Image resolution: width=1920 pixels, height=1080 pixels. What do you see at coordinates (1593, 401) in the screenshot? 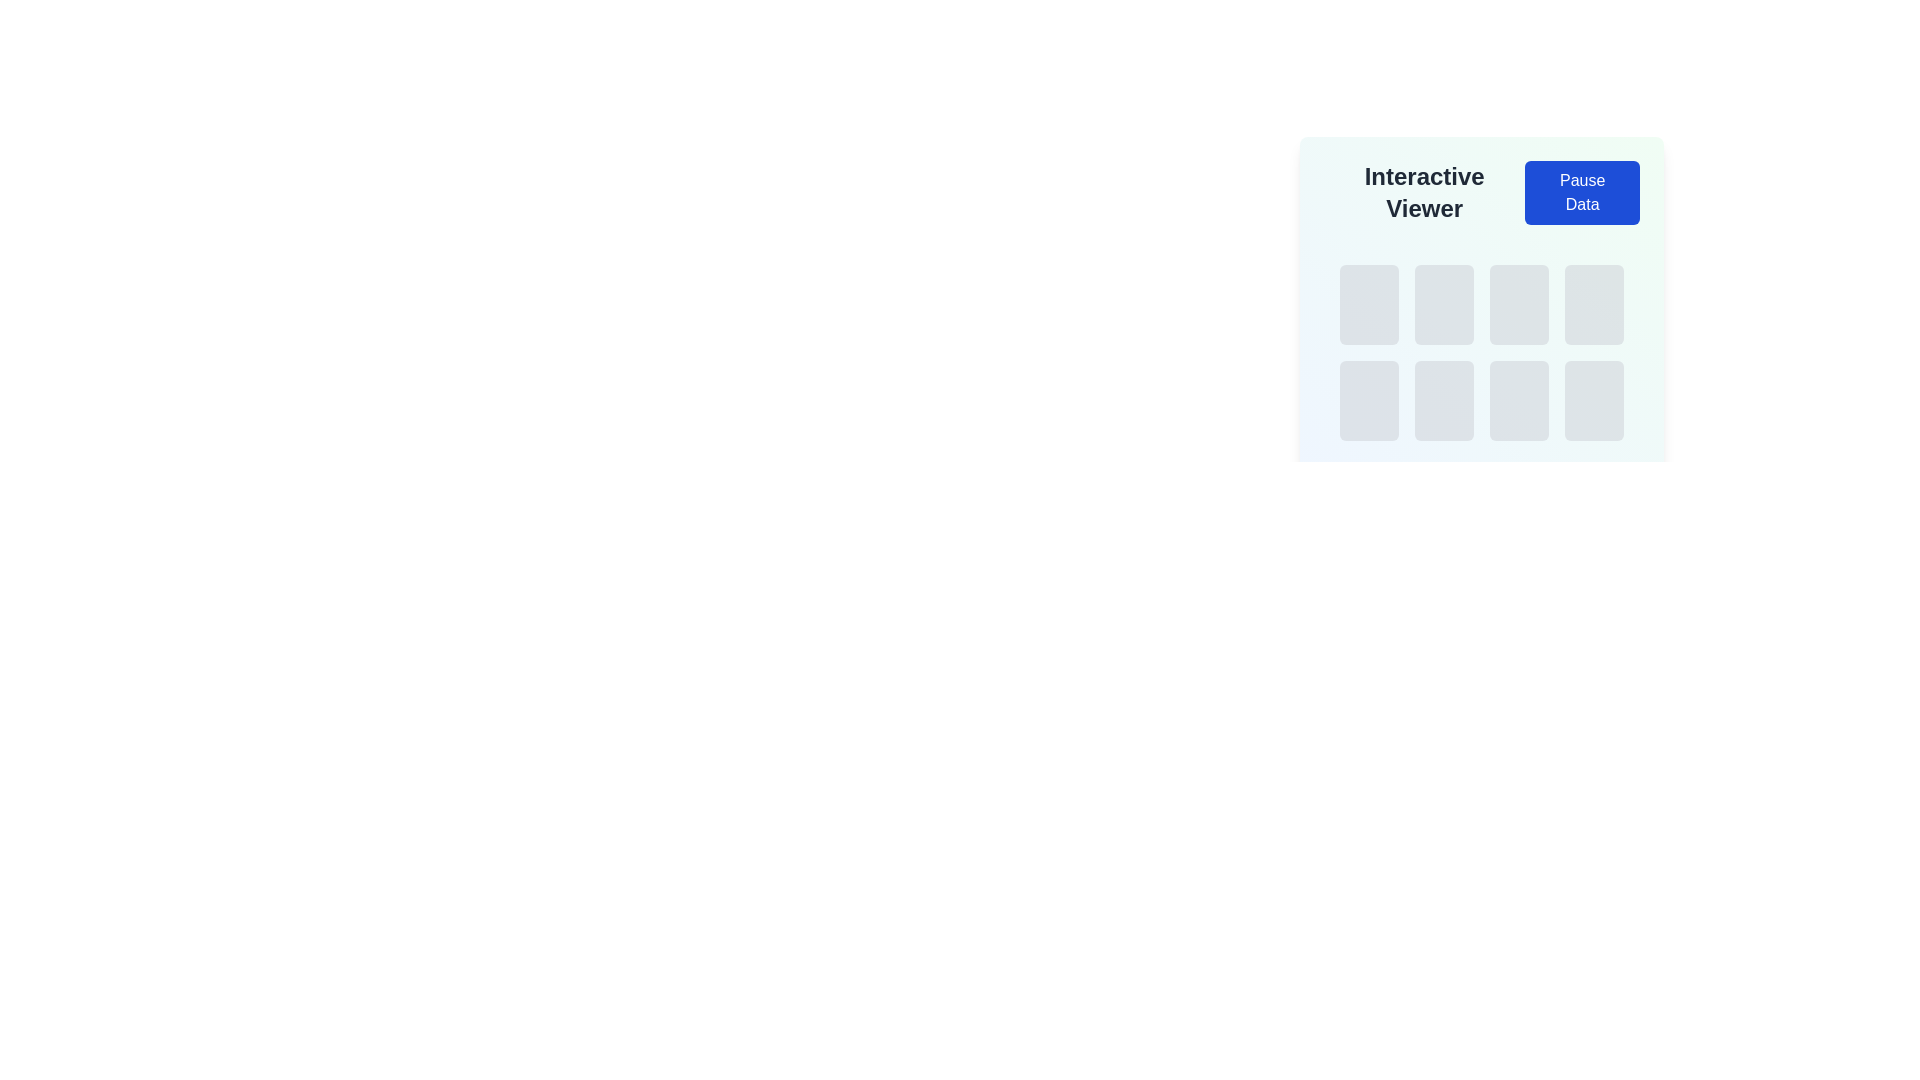
I see `the Placeholder rectangle located in the bottom-right position of a 2x4 grid, which has rounded corners and a gray fill color` at bounding box center [1593, 401].